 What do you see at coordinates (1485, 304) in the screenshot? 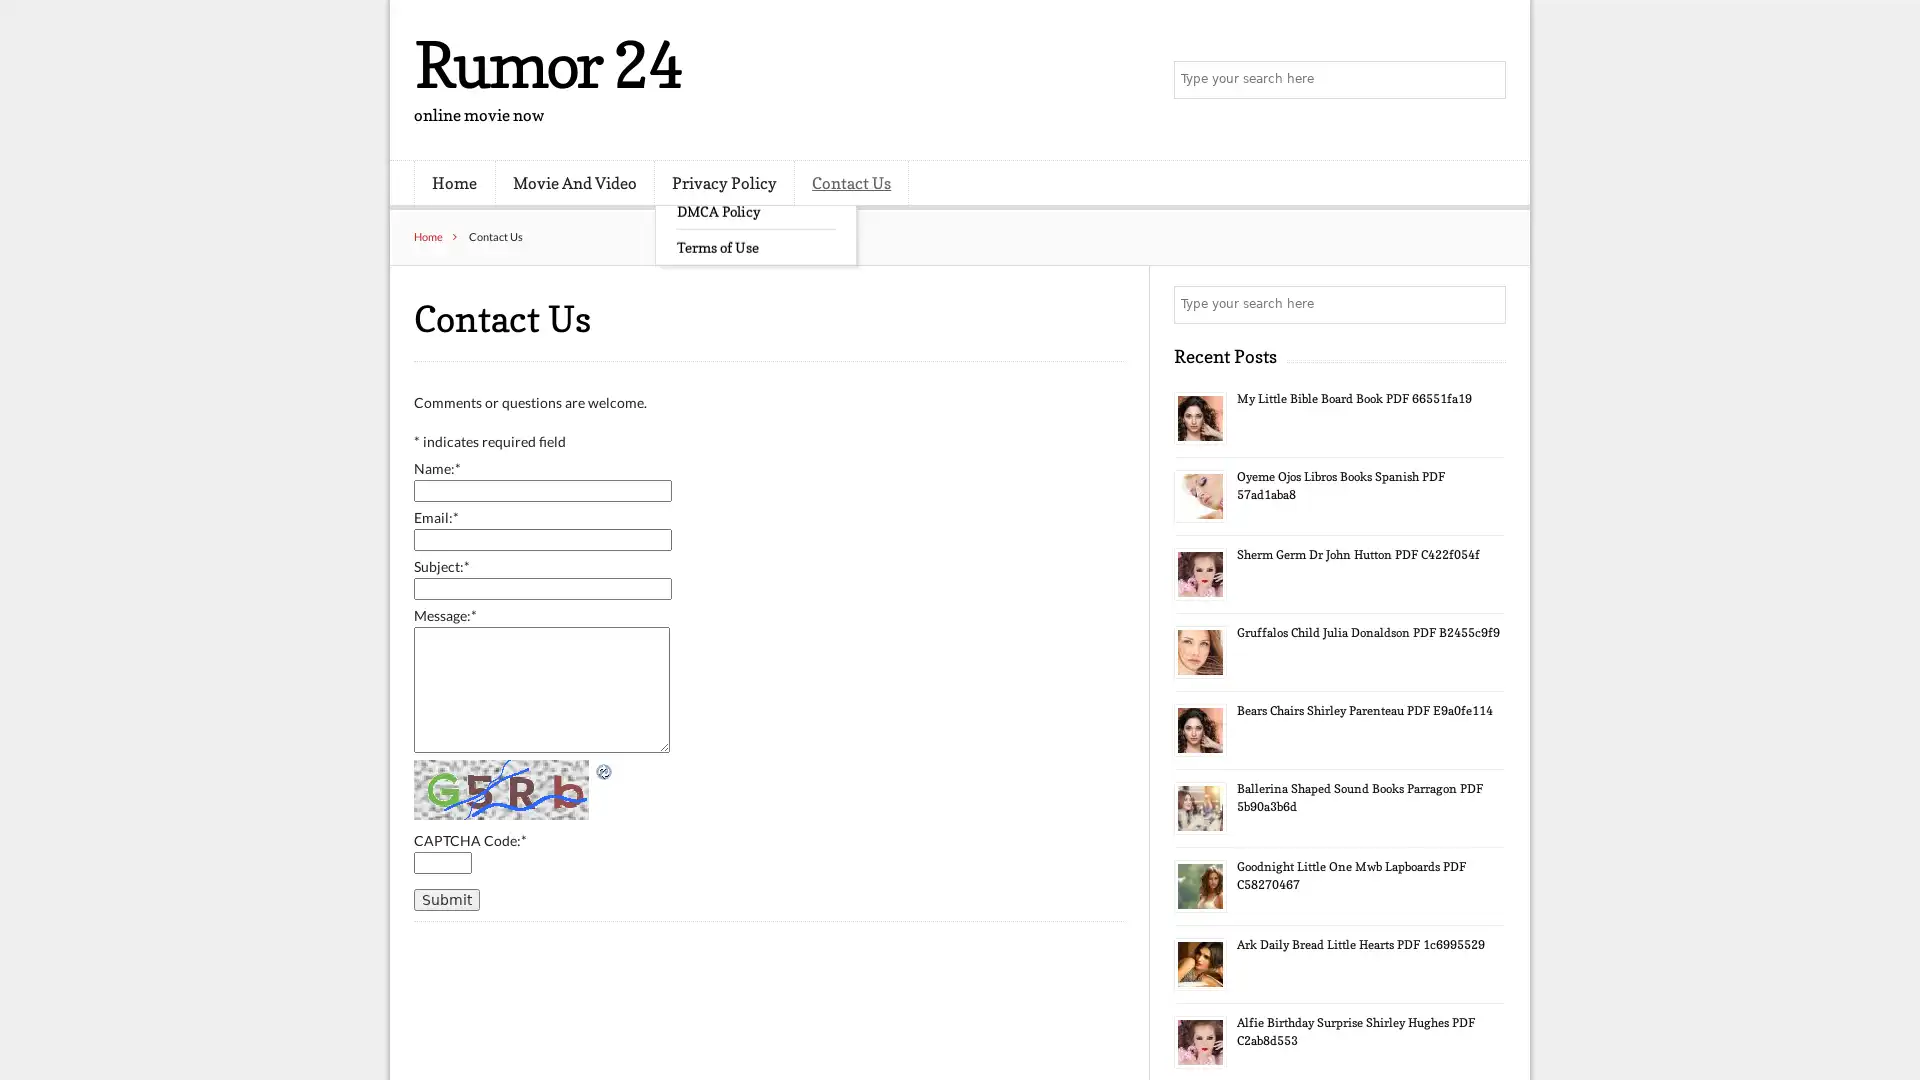
I see `Search` at bounding box center [1485, 304].